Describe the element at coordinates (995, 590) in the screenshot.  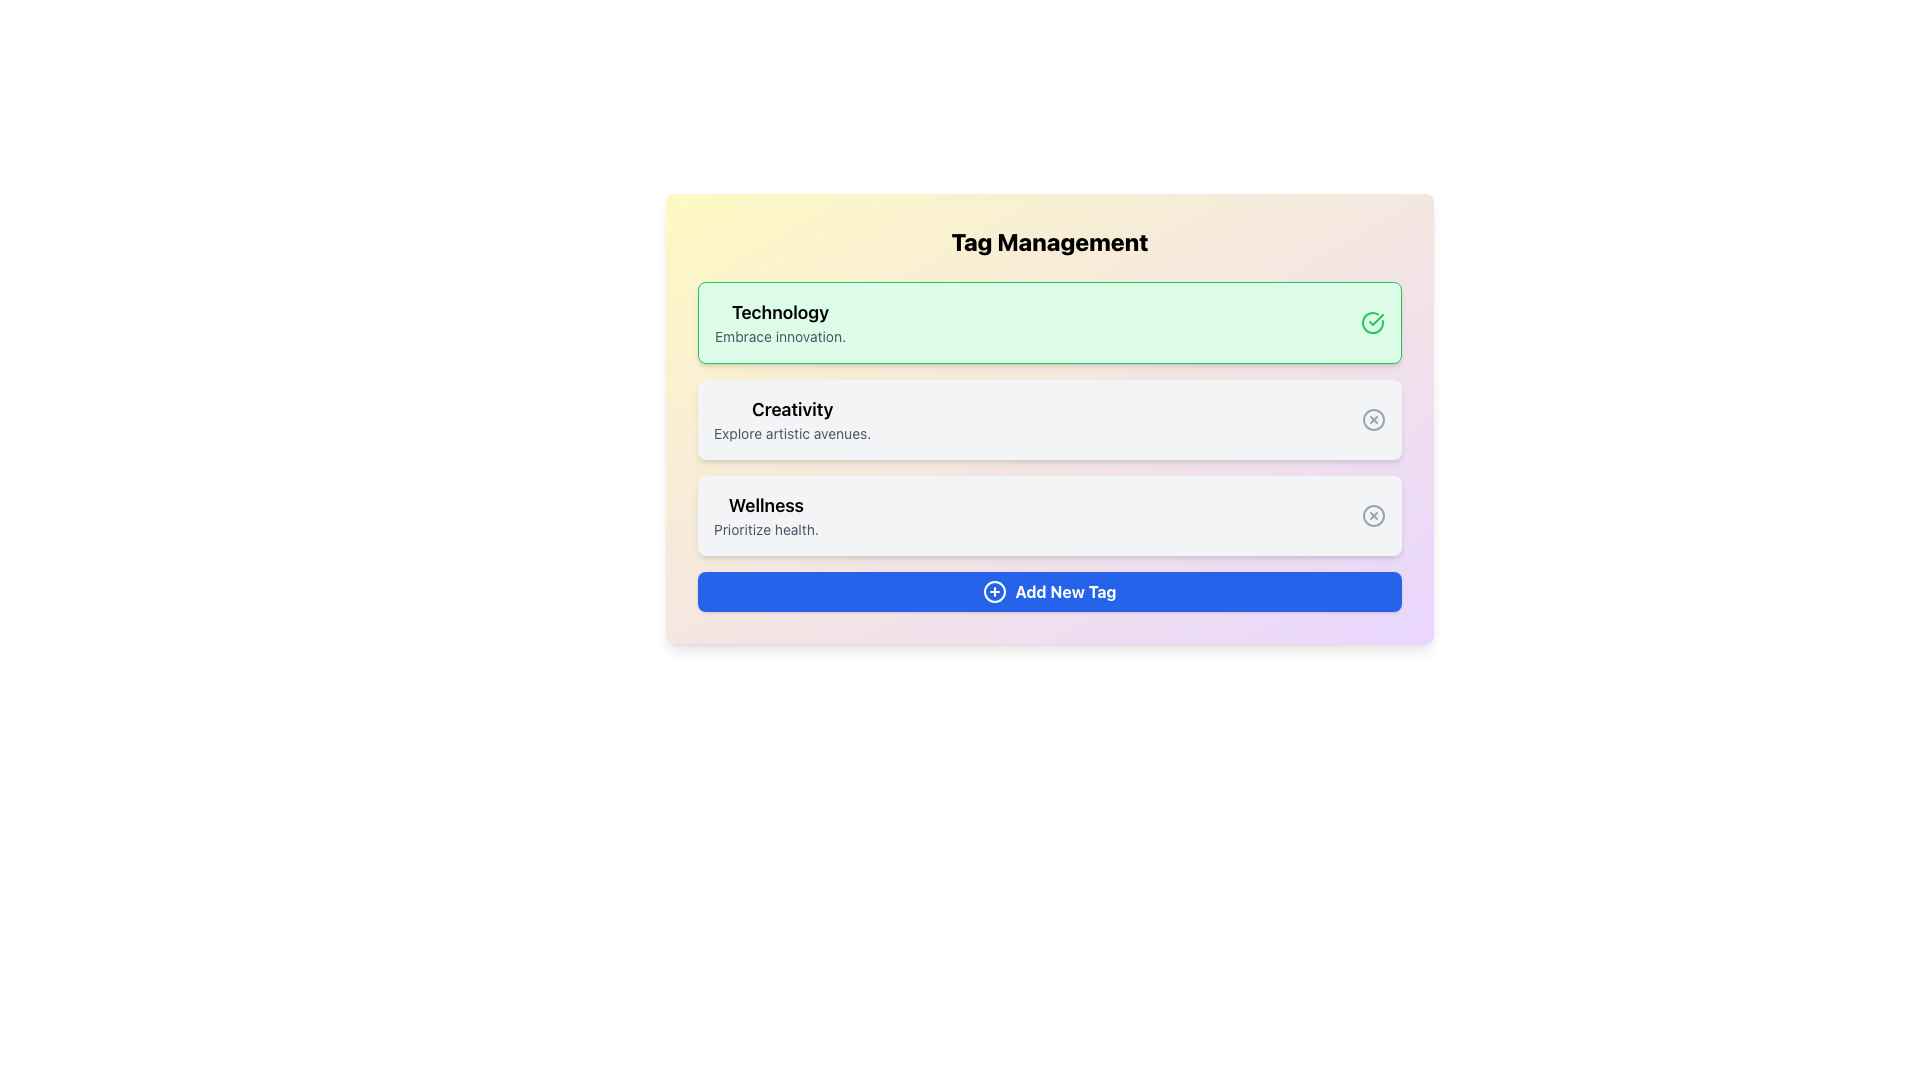
I see `the icon with a circular border and plus sign inside it, which is located on the left side of the 'Add New Tag' blue button at the bottom center of the interface` at that location.